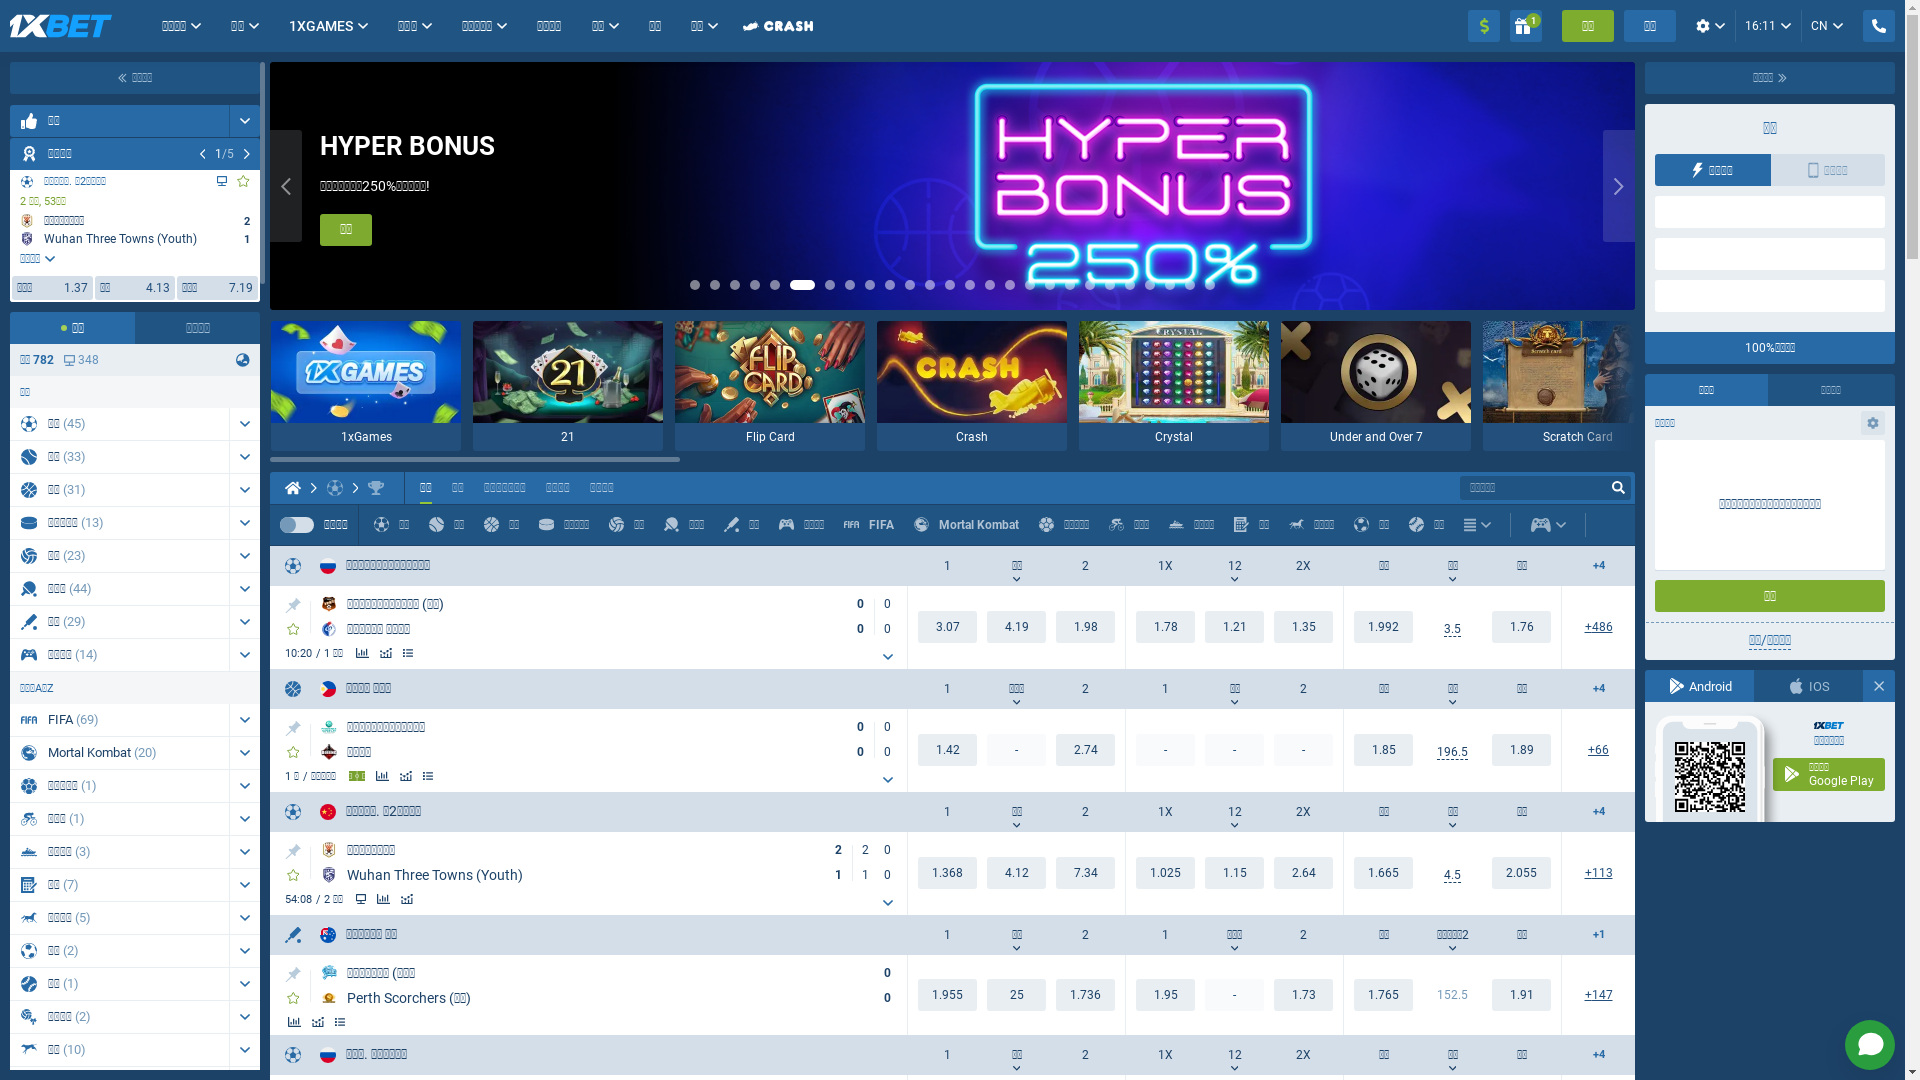  Describe the element at coordinates (1452, 874) in the screenshot. I see `'4.5'` at that location.